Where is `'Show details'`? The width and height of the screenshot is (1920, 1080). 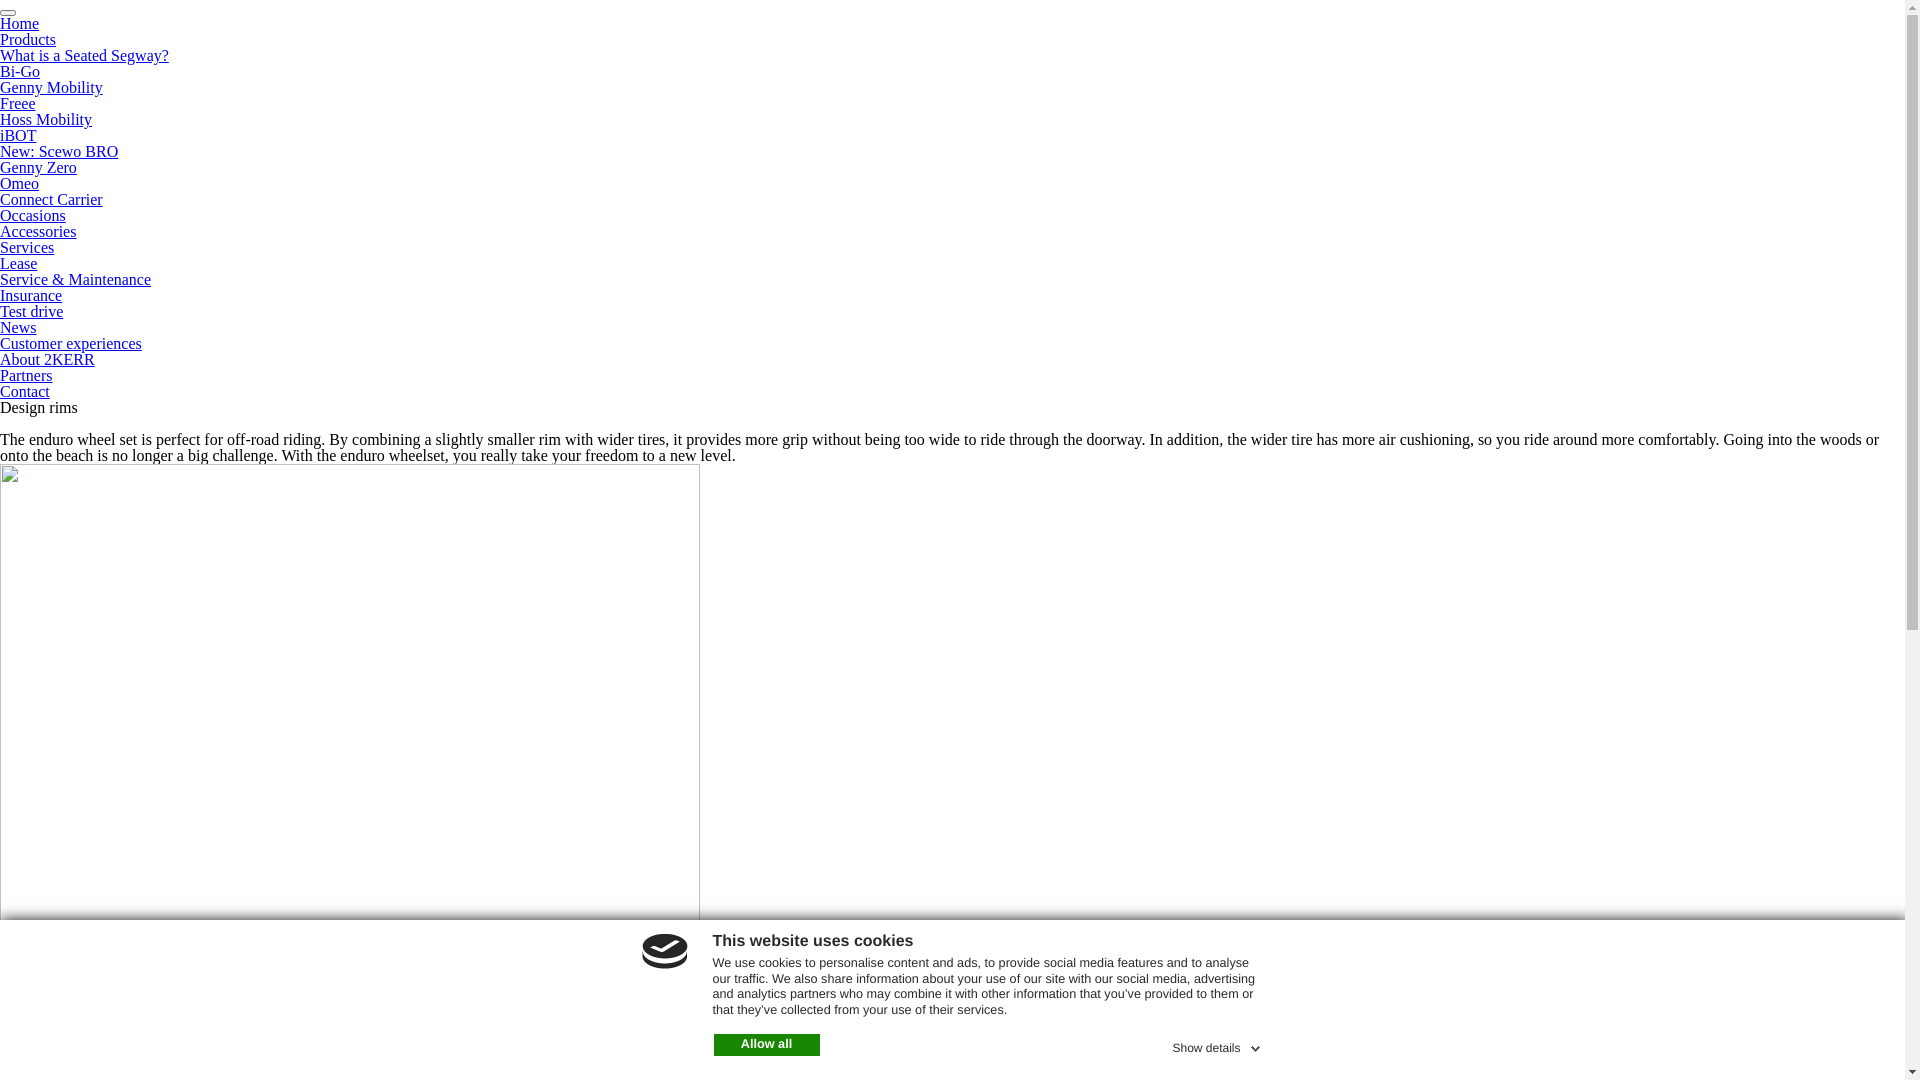
'Show details' is located at coordinates (1217, 1044).